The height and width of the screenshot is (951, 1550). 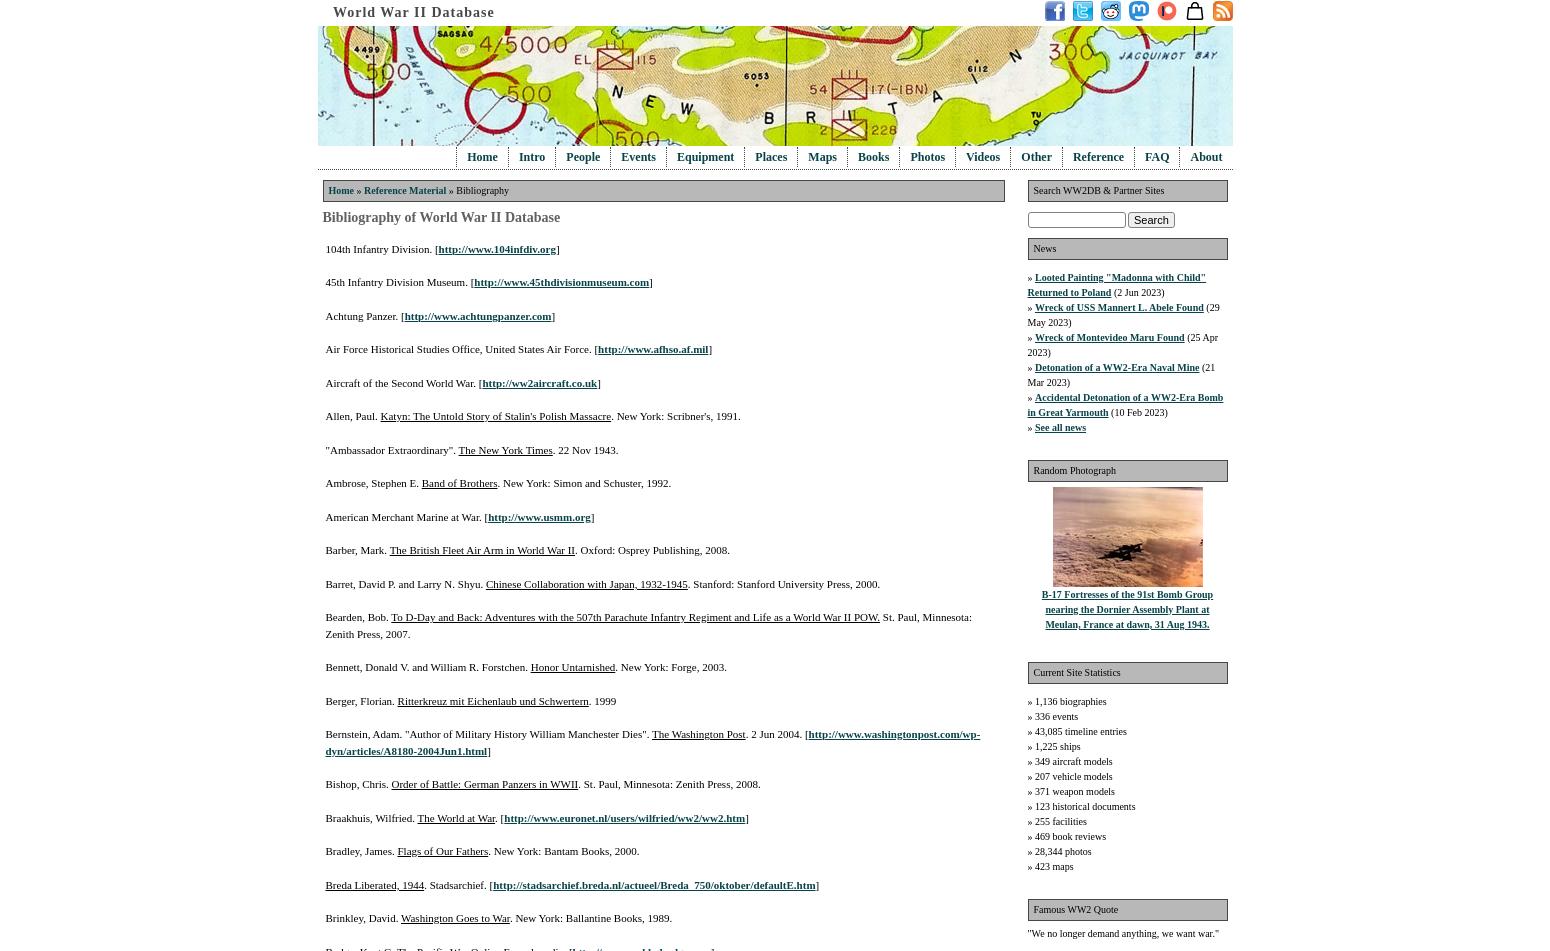 I want to click on 'Events', so click(x=637, y=157).